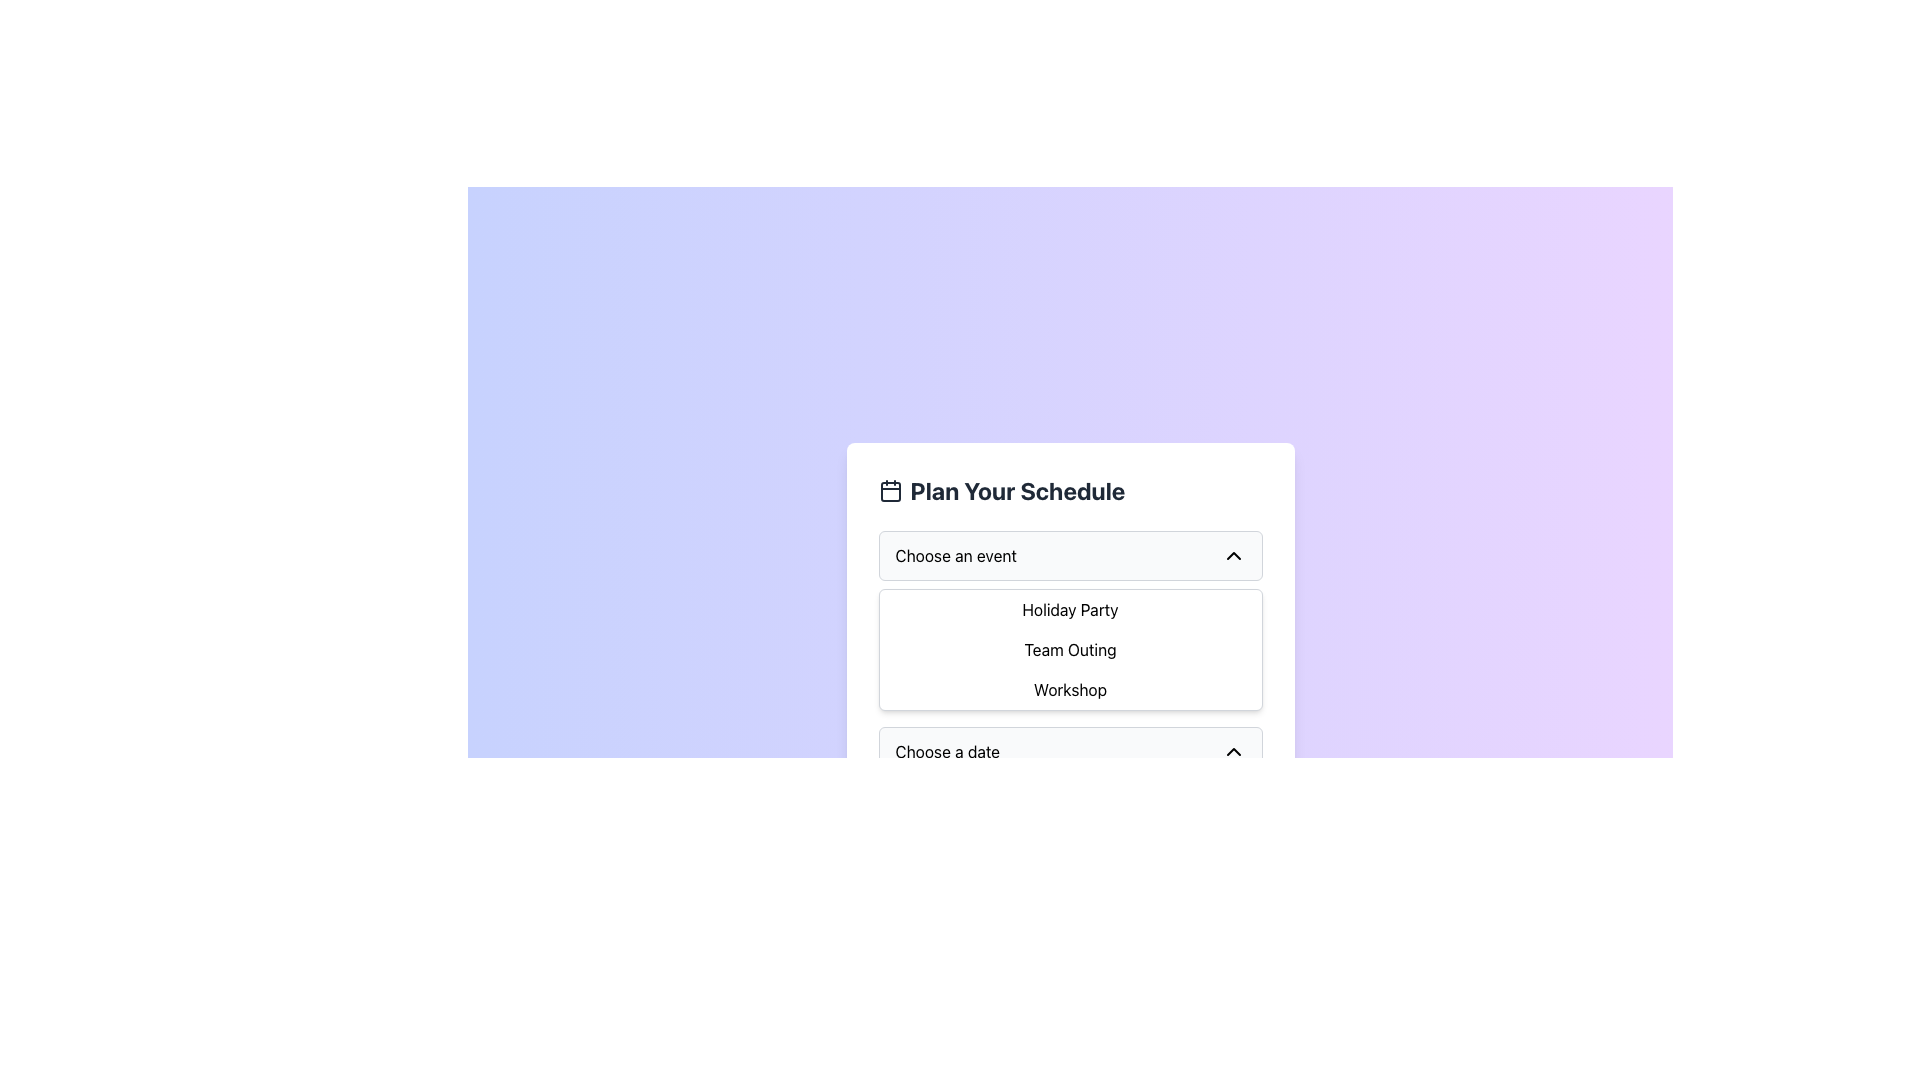 The width and height of the screenshot is (1920, 1080). What do you see at coordinates (1232, 555) in the screenshot?
I see `the small upward-pointing chevron icon, which is located at the right end of the 'Choose an event' dropdown field` at bounding box center [1232, 555].